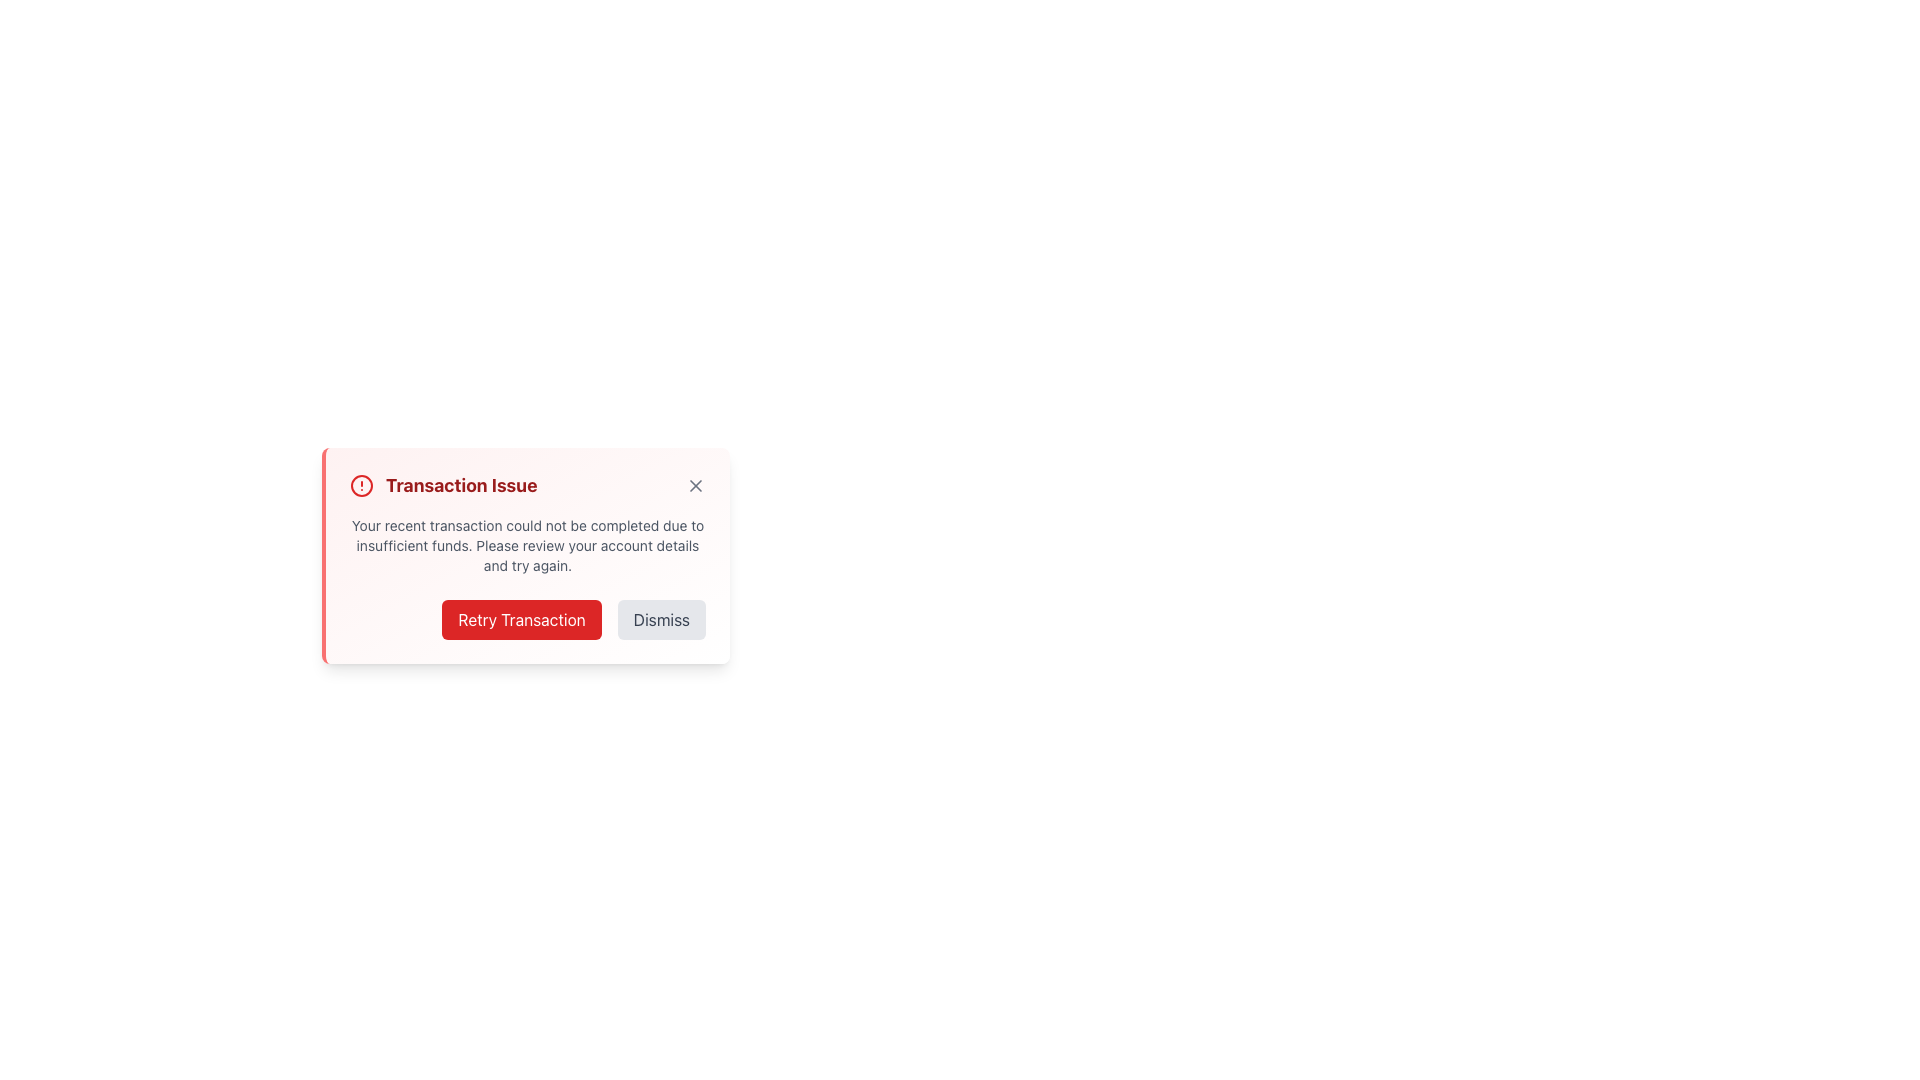 The width and height of the screenshot is (1920, 1080). What do you see at coordinates (522, 619) in the screenshot?
I see `the 'Retry Transaction' button with a prominent red background and white text` at bounding box center [522, 619].